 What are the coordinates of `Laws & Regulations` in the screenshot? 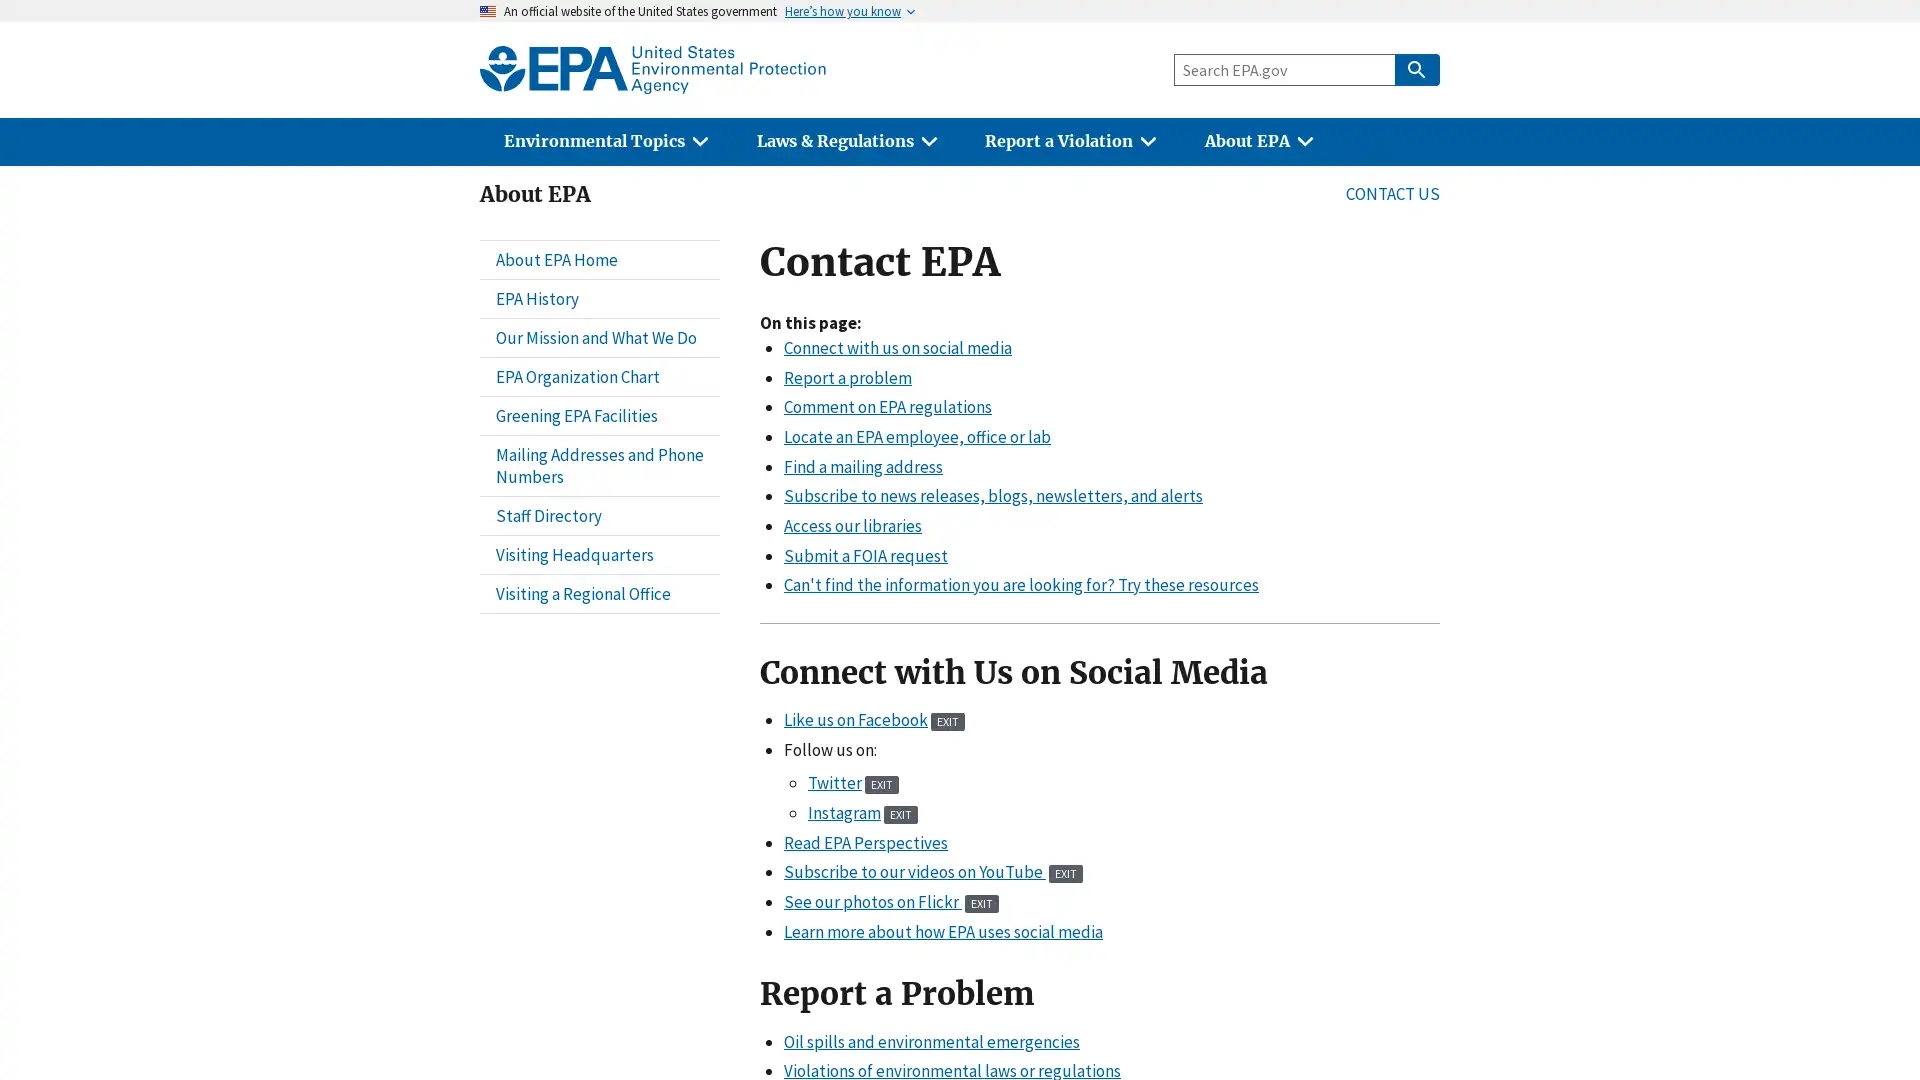 It's located at (846, 141).